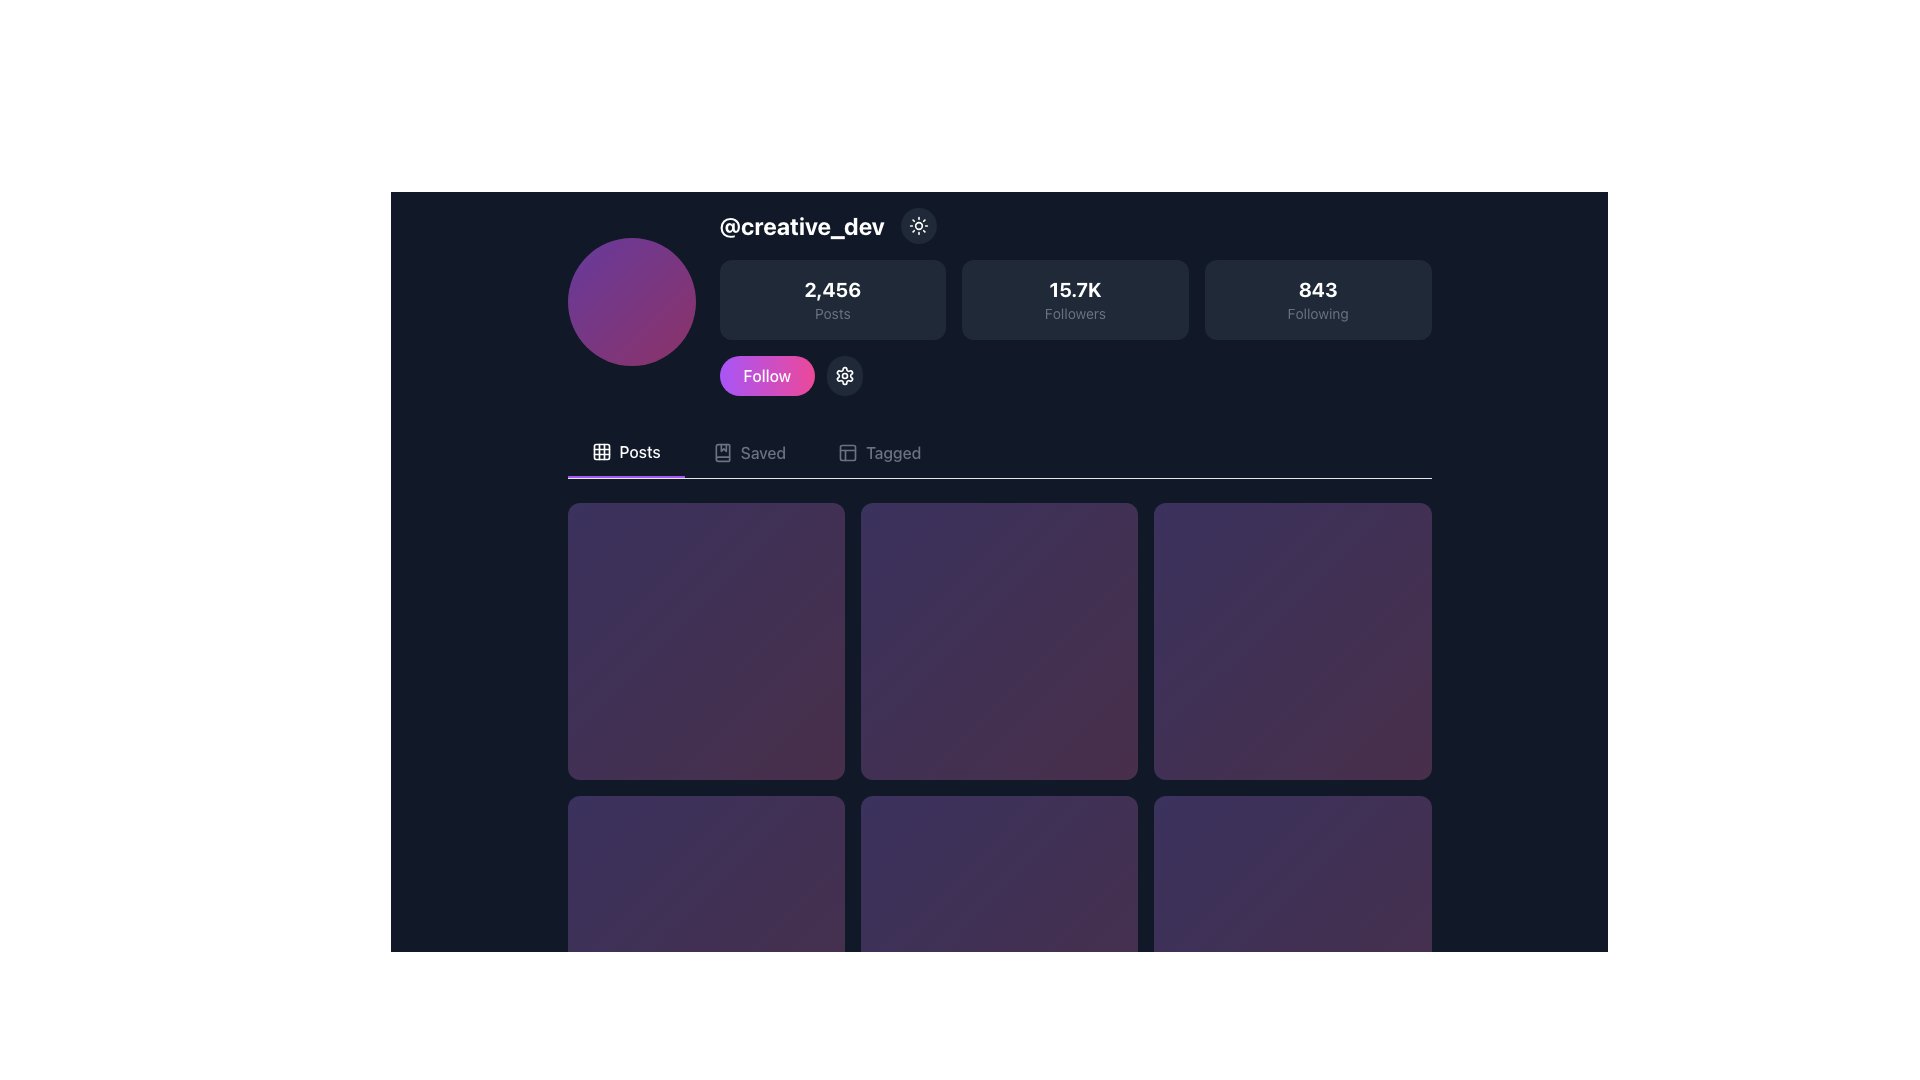  Describe the element at coordinates (845, 375) in the screenshot. I see `the settings icon located inside a circular button adjacent to the 'Follow' button and beneath the username label '@creative_dev'` at that location.